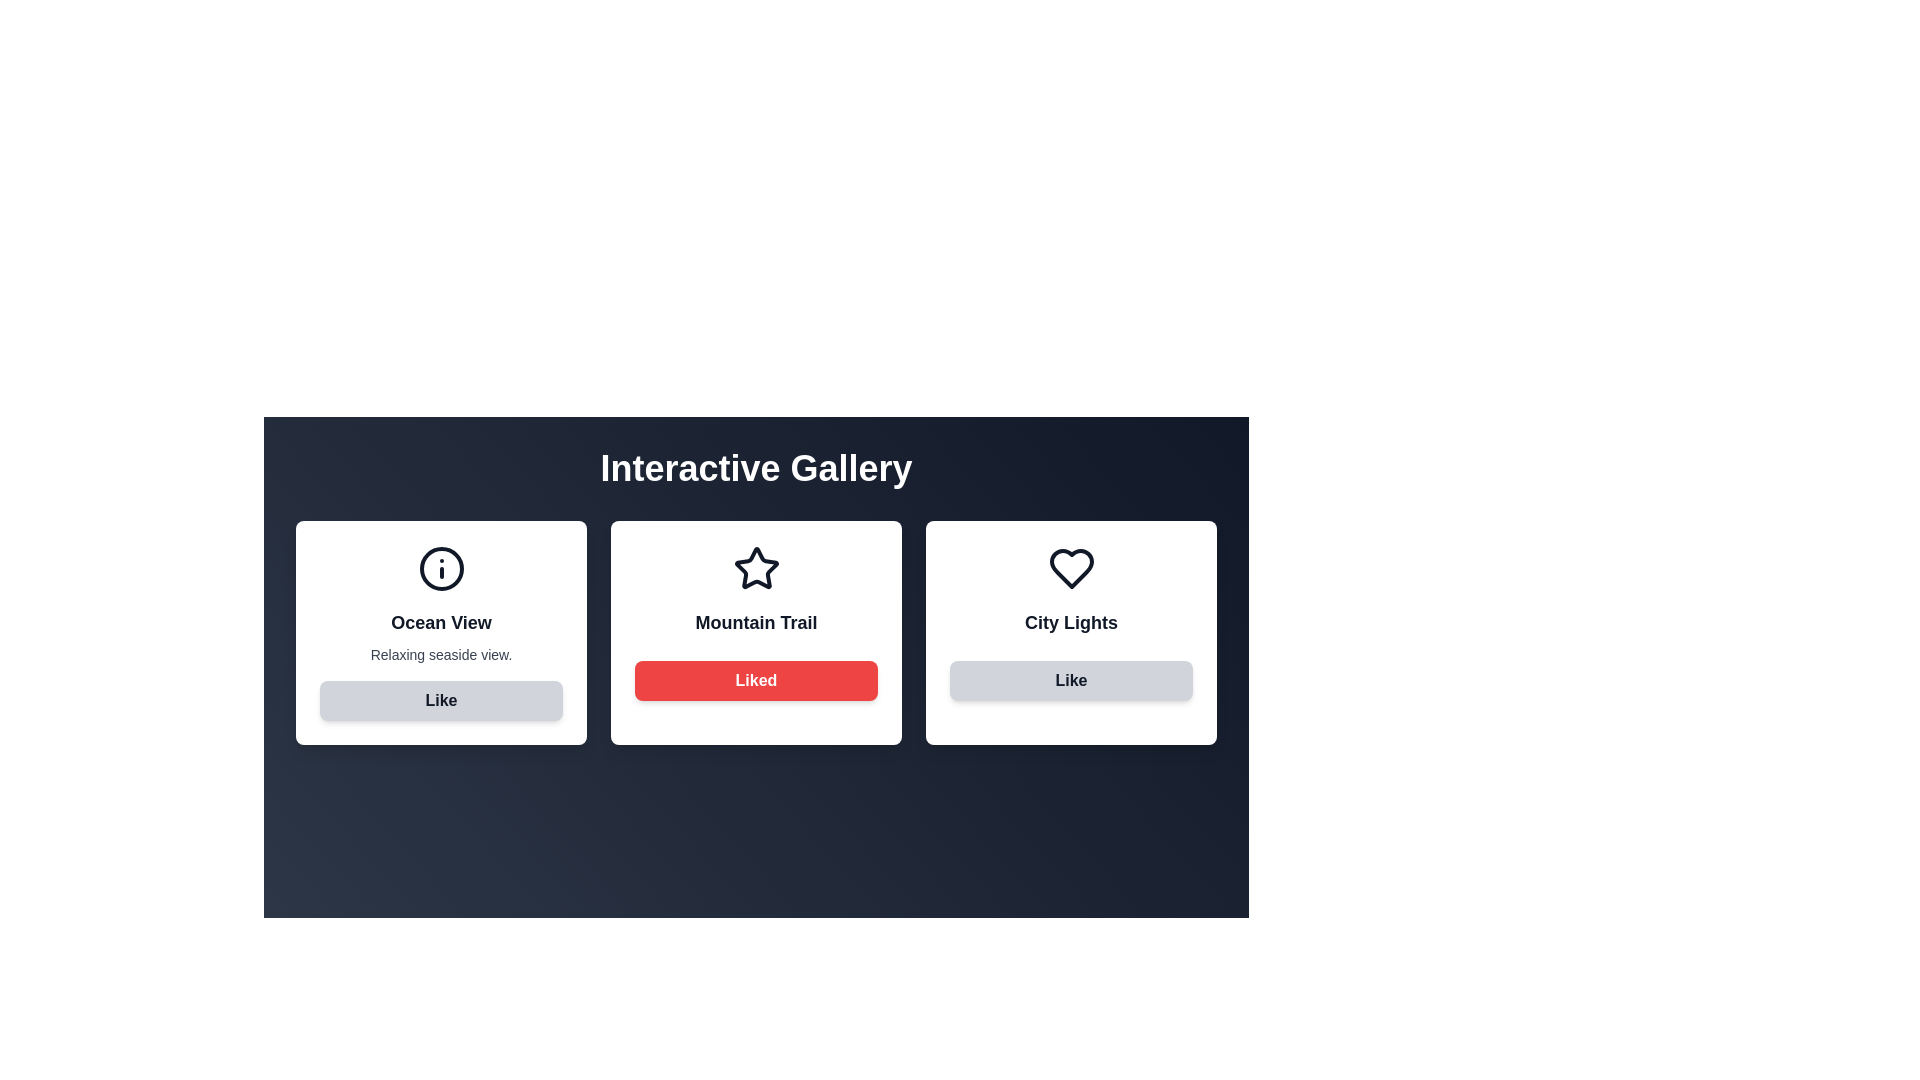 The height and width of the screenshot is (1080, 1920). I want to click on the star-shaped icon with a hollow center located at the top-center of the 'Mountain Trail' card, which is the middle card in a horizontal alignment of three cards under the 'Interactive Gallery' header, so click(755, 568).